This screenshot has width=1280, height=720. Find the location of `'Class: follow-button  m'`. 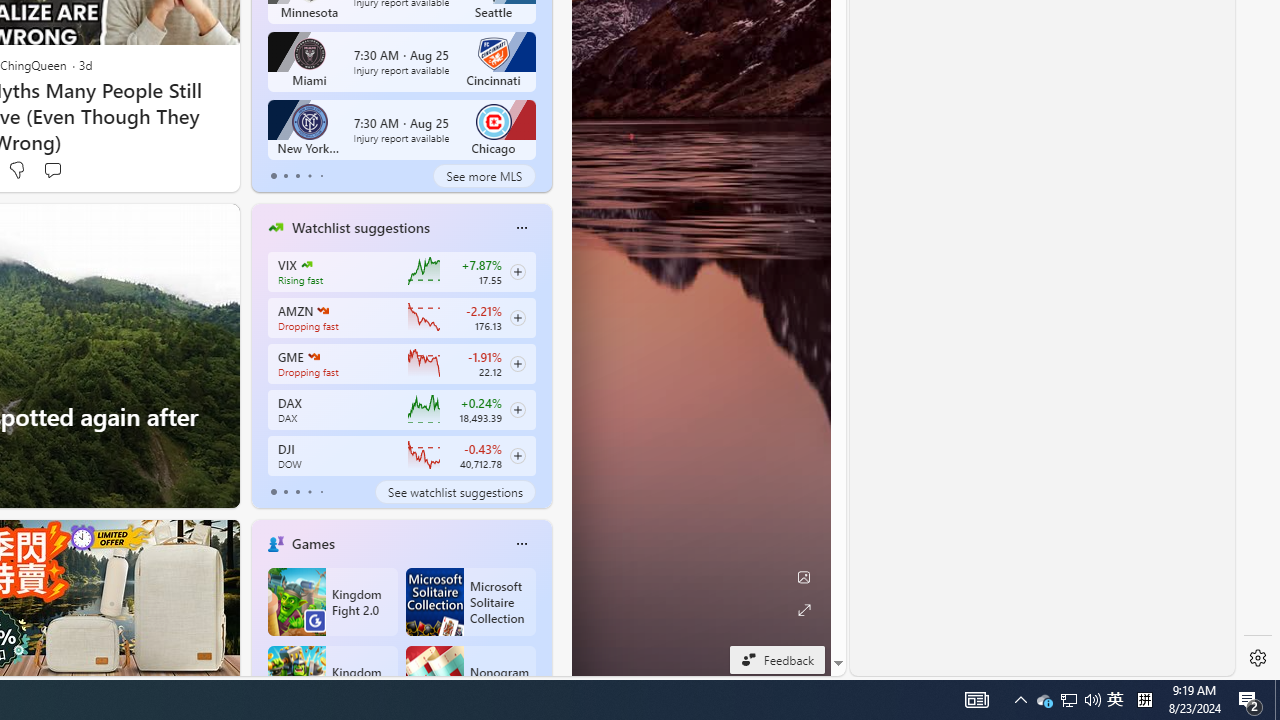

'Class: follow-button  m' is located at coordinates (517, 455).